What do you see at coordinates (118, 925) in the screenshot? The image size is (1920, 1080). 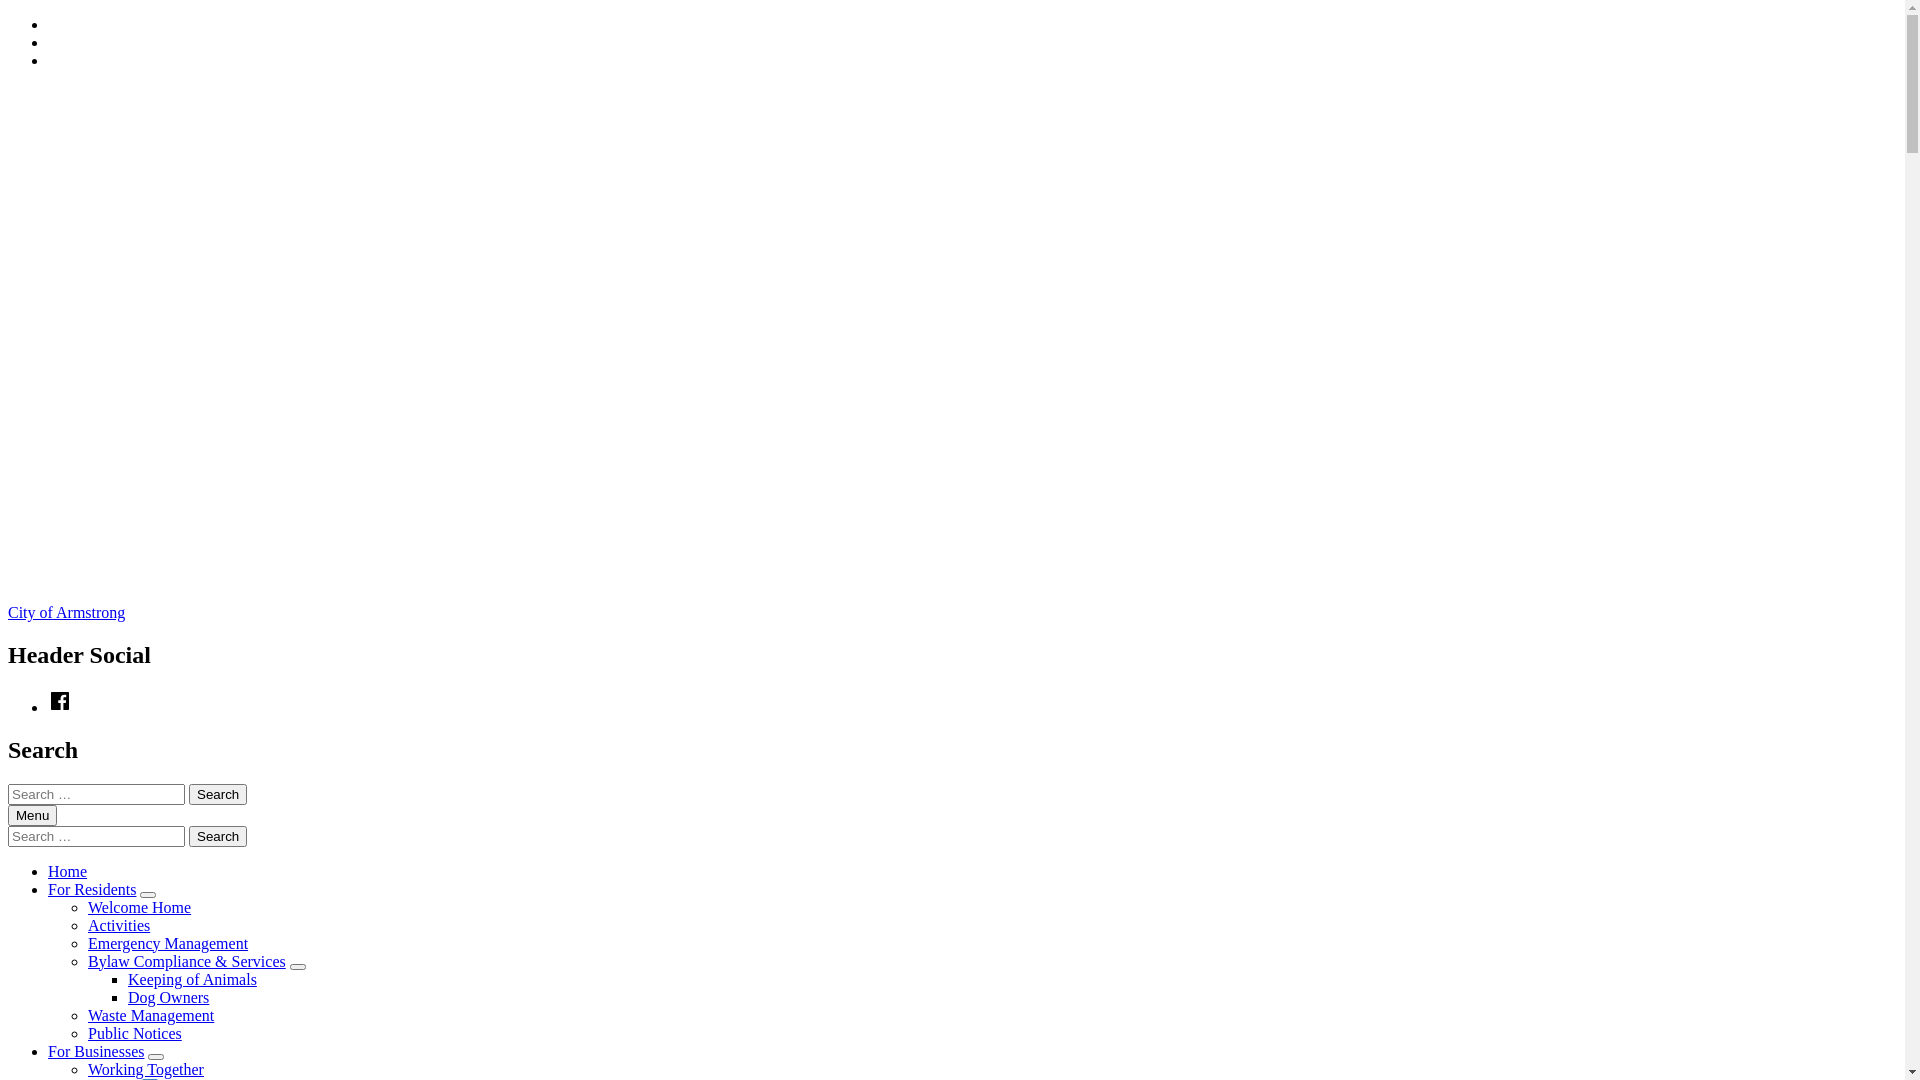 I see `'Activities'` at bounding box center [118, 925].